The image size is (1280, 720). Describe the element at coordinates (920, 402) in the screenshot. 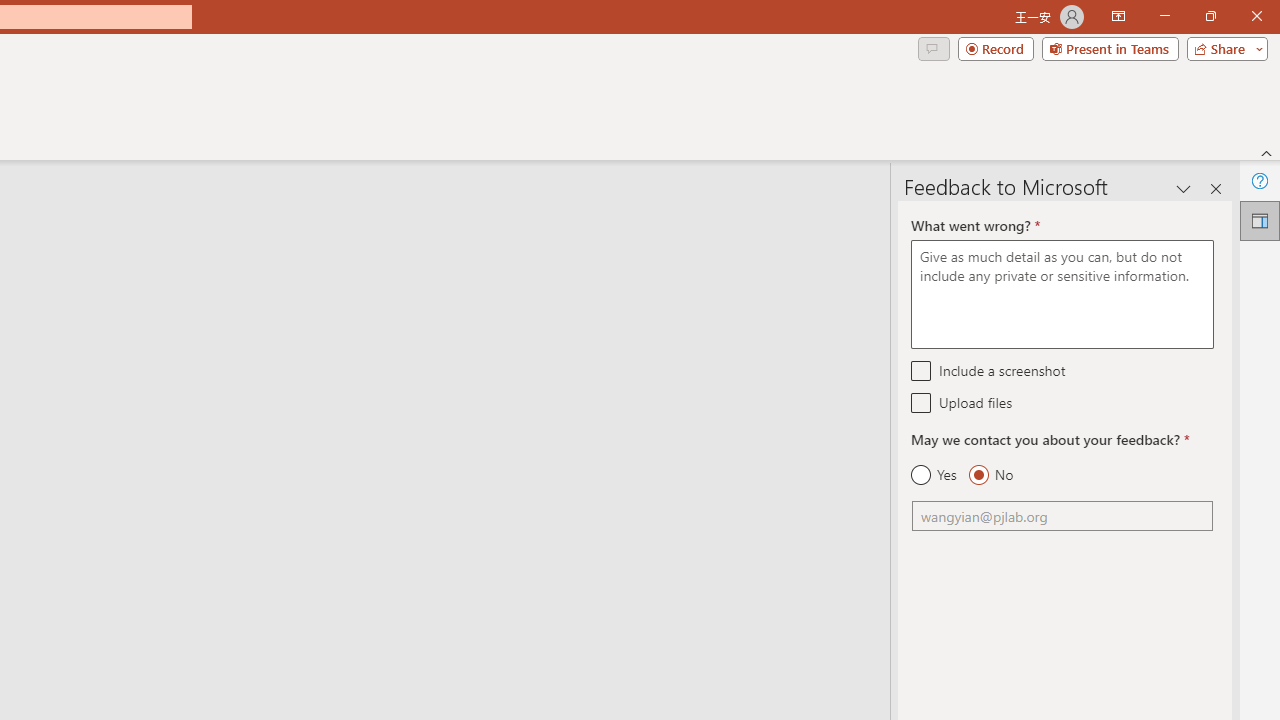

I see `'Upload files'` at that location.